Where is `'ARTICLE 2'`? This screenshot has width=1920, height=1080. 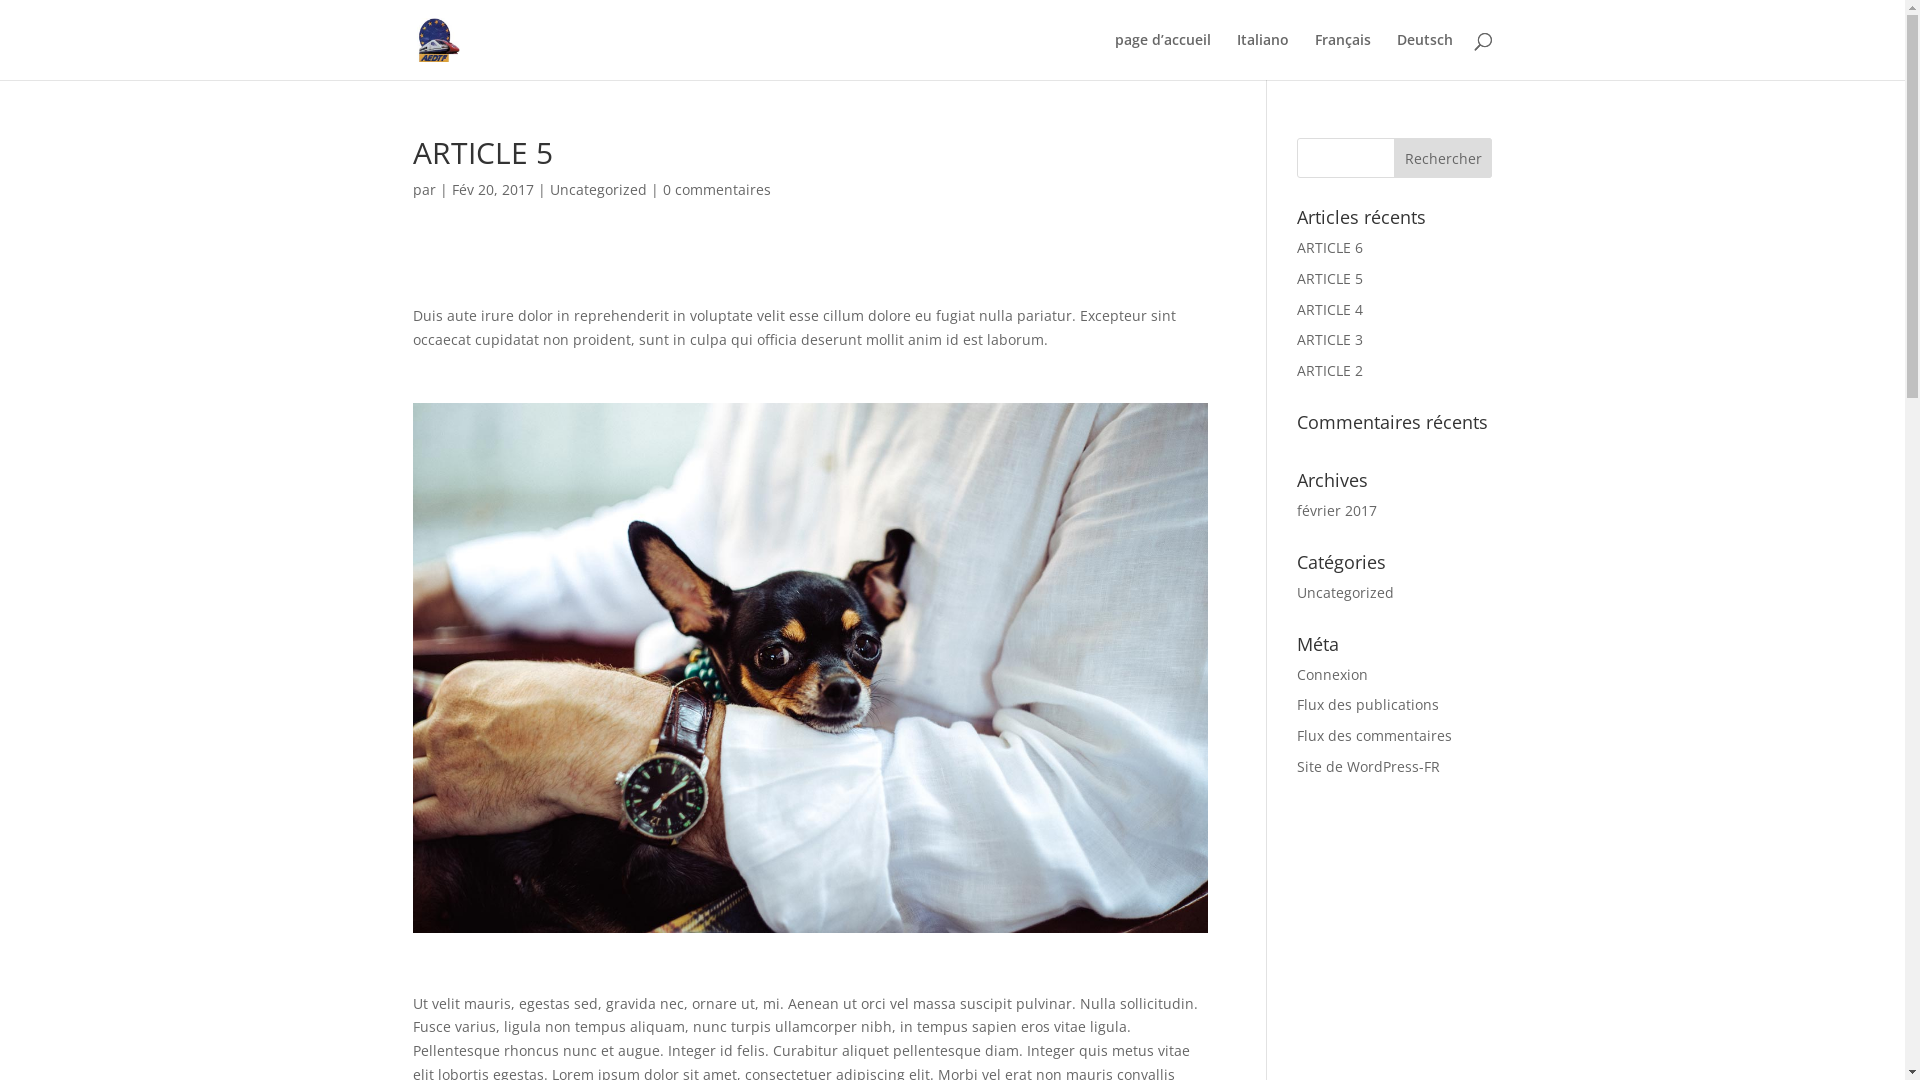 'ARTICLE 2' is located at coordinates (1329, 370).